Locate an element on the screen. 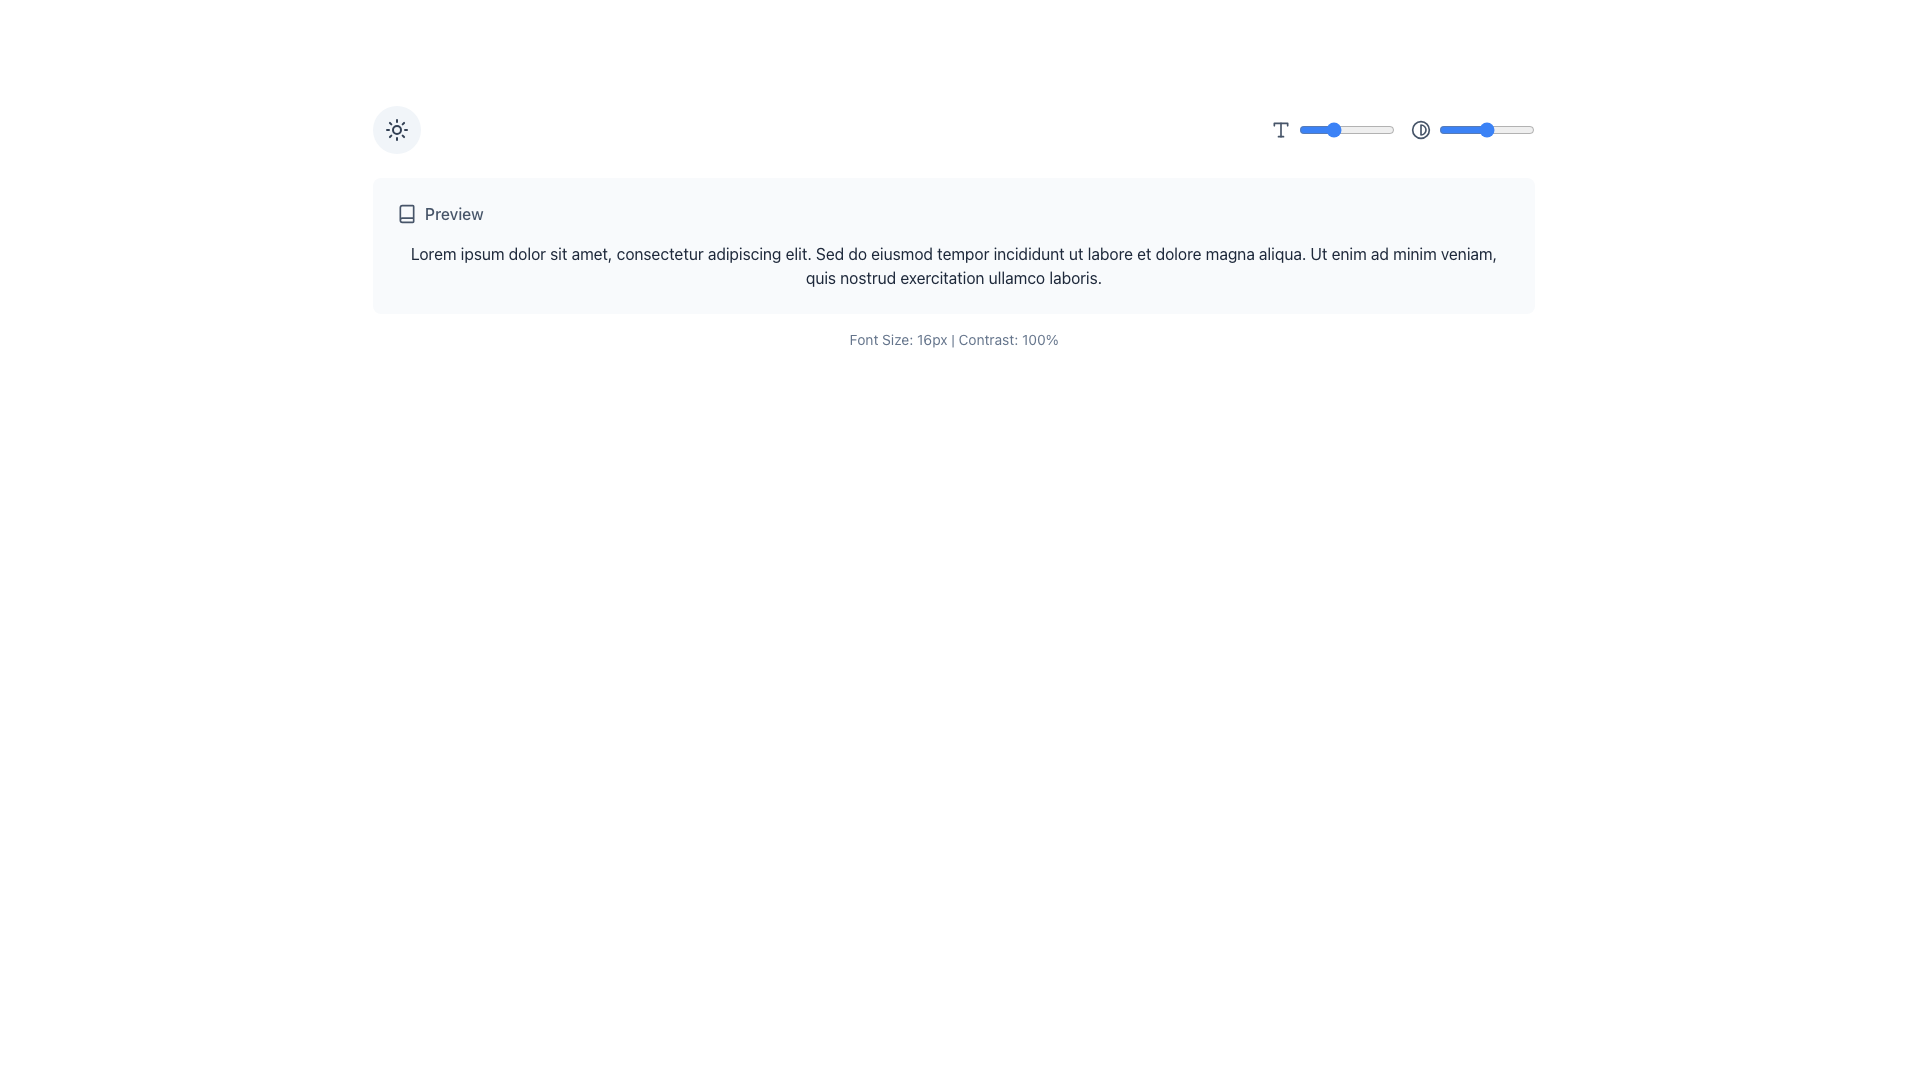 Image resolution: width=1920 pixels, height=1080 pixels. the error message display that is styled in red with a warning icon, positioned below 'Recipient Email Template' is located at coordinates (657, 284).